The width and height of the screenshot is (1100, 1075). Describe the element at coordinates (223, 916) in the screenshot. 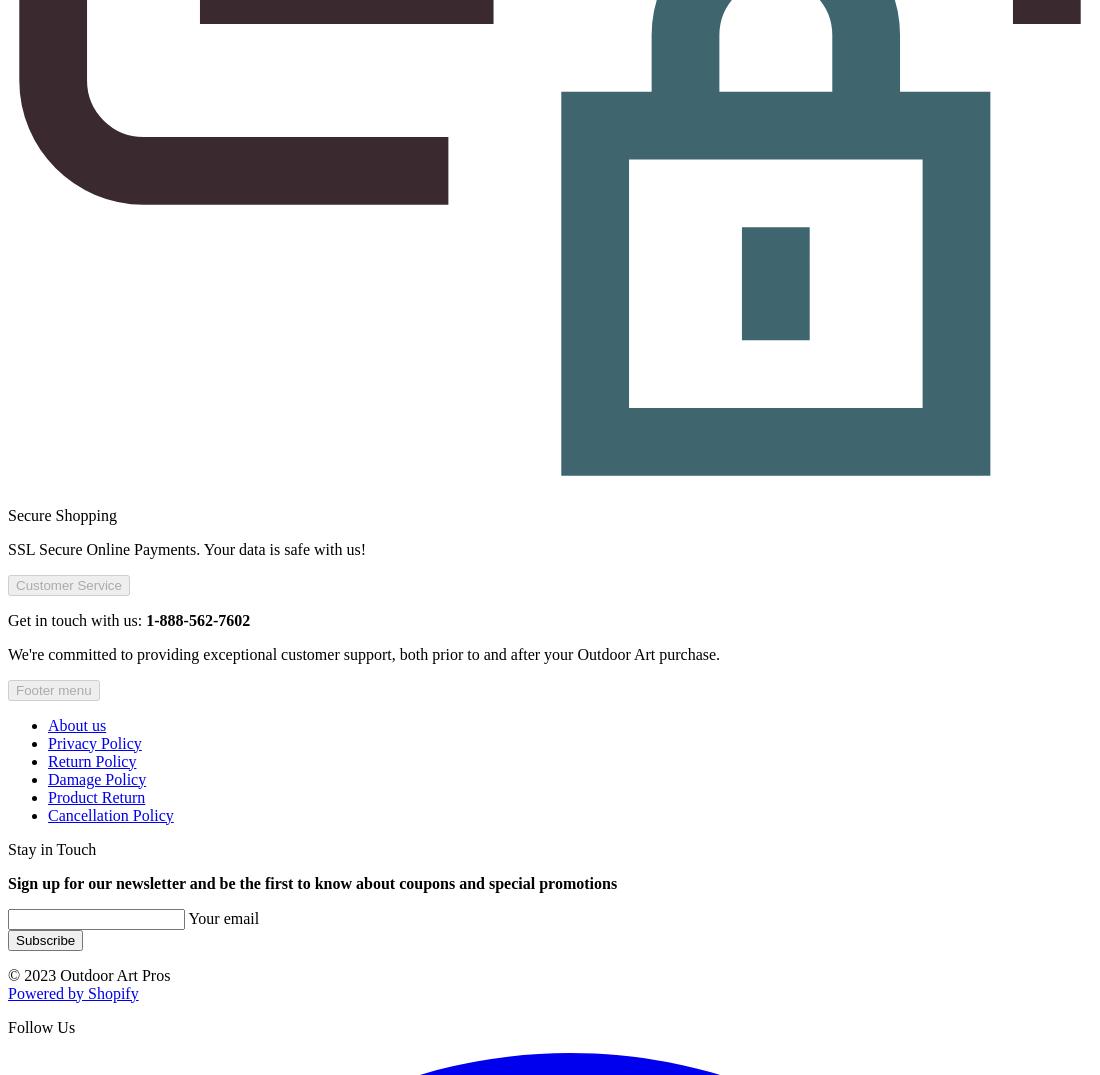

I see `'Your email'` at that location.